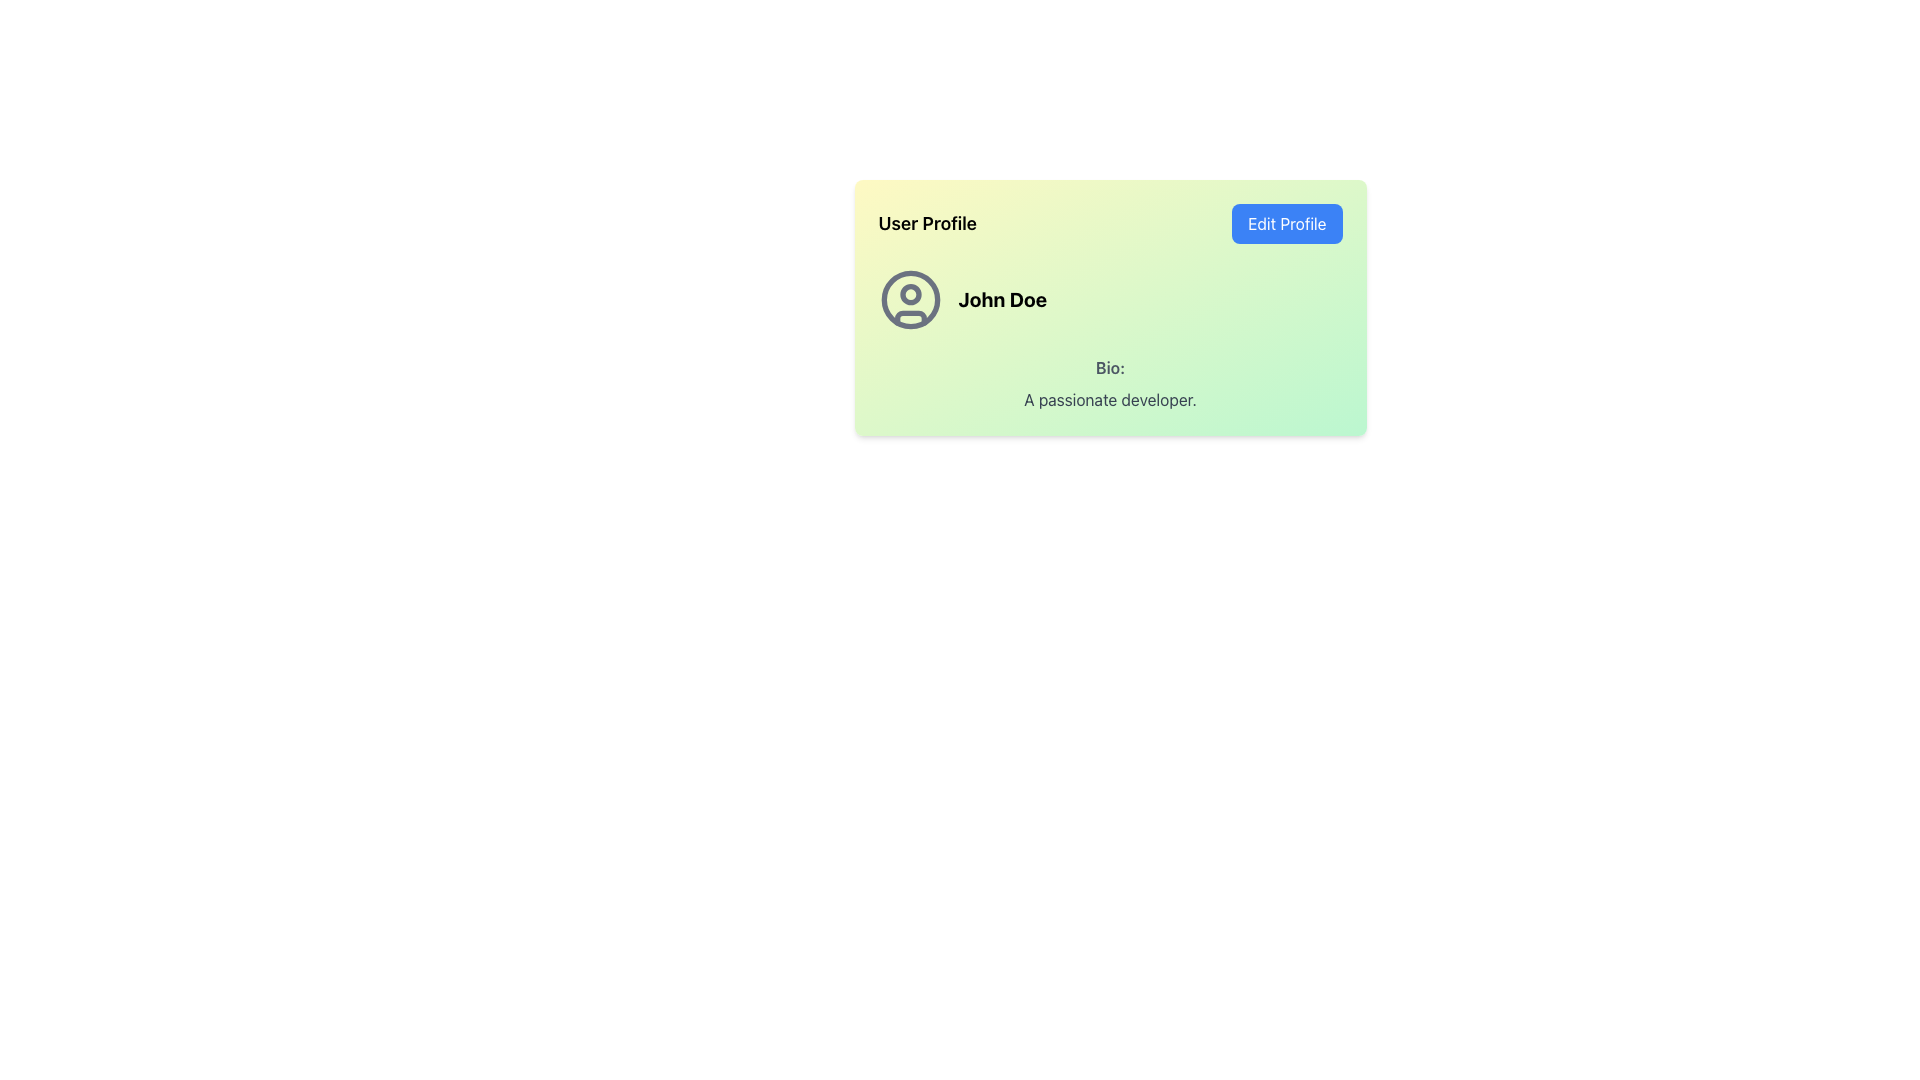 The image size is (1920, 1080). Describe the element at coordinates (909, 300) in the screenshot. I see `the circular SVG shape that represents the user profile icon located to the left of the name 'John Doe' in the user profile area` at that location.